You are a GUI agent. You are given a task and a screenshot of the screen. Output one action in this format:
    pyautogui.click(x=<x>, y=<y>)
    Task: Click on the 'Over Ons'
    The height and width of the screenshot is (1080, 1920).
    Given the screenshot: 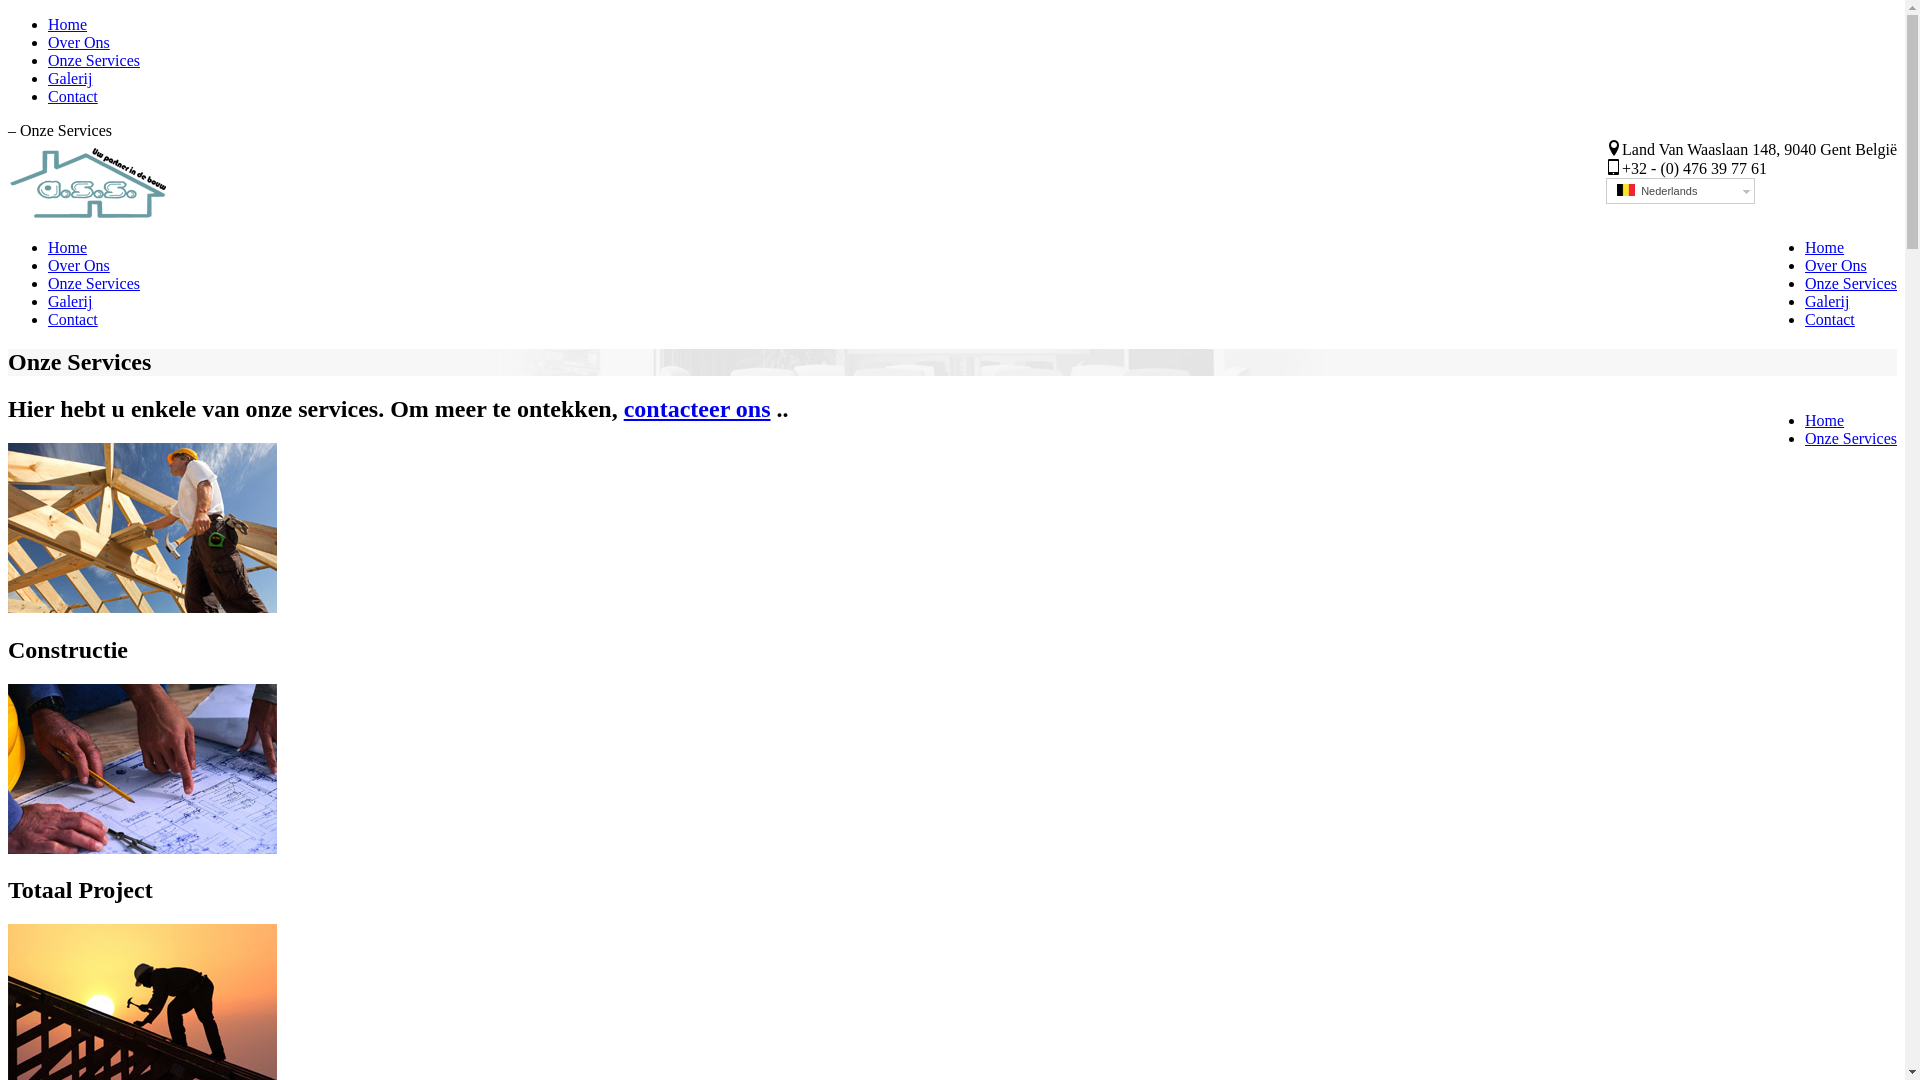 What is the action you would take?
    pyautogui.click(x=1836, y=264)
    